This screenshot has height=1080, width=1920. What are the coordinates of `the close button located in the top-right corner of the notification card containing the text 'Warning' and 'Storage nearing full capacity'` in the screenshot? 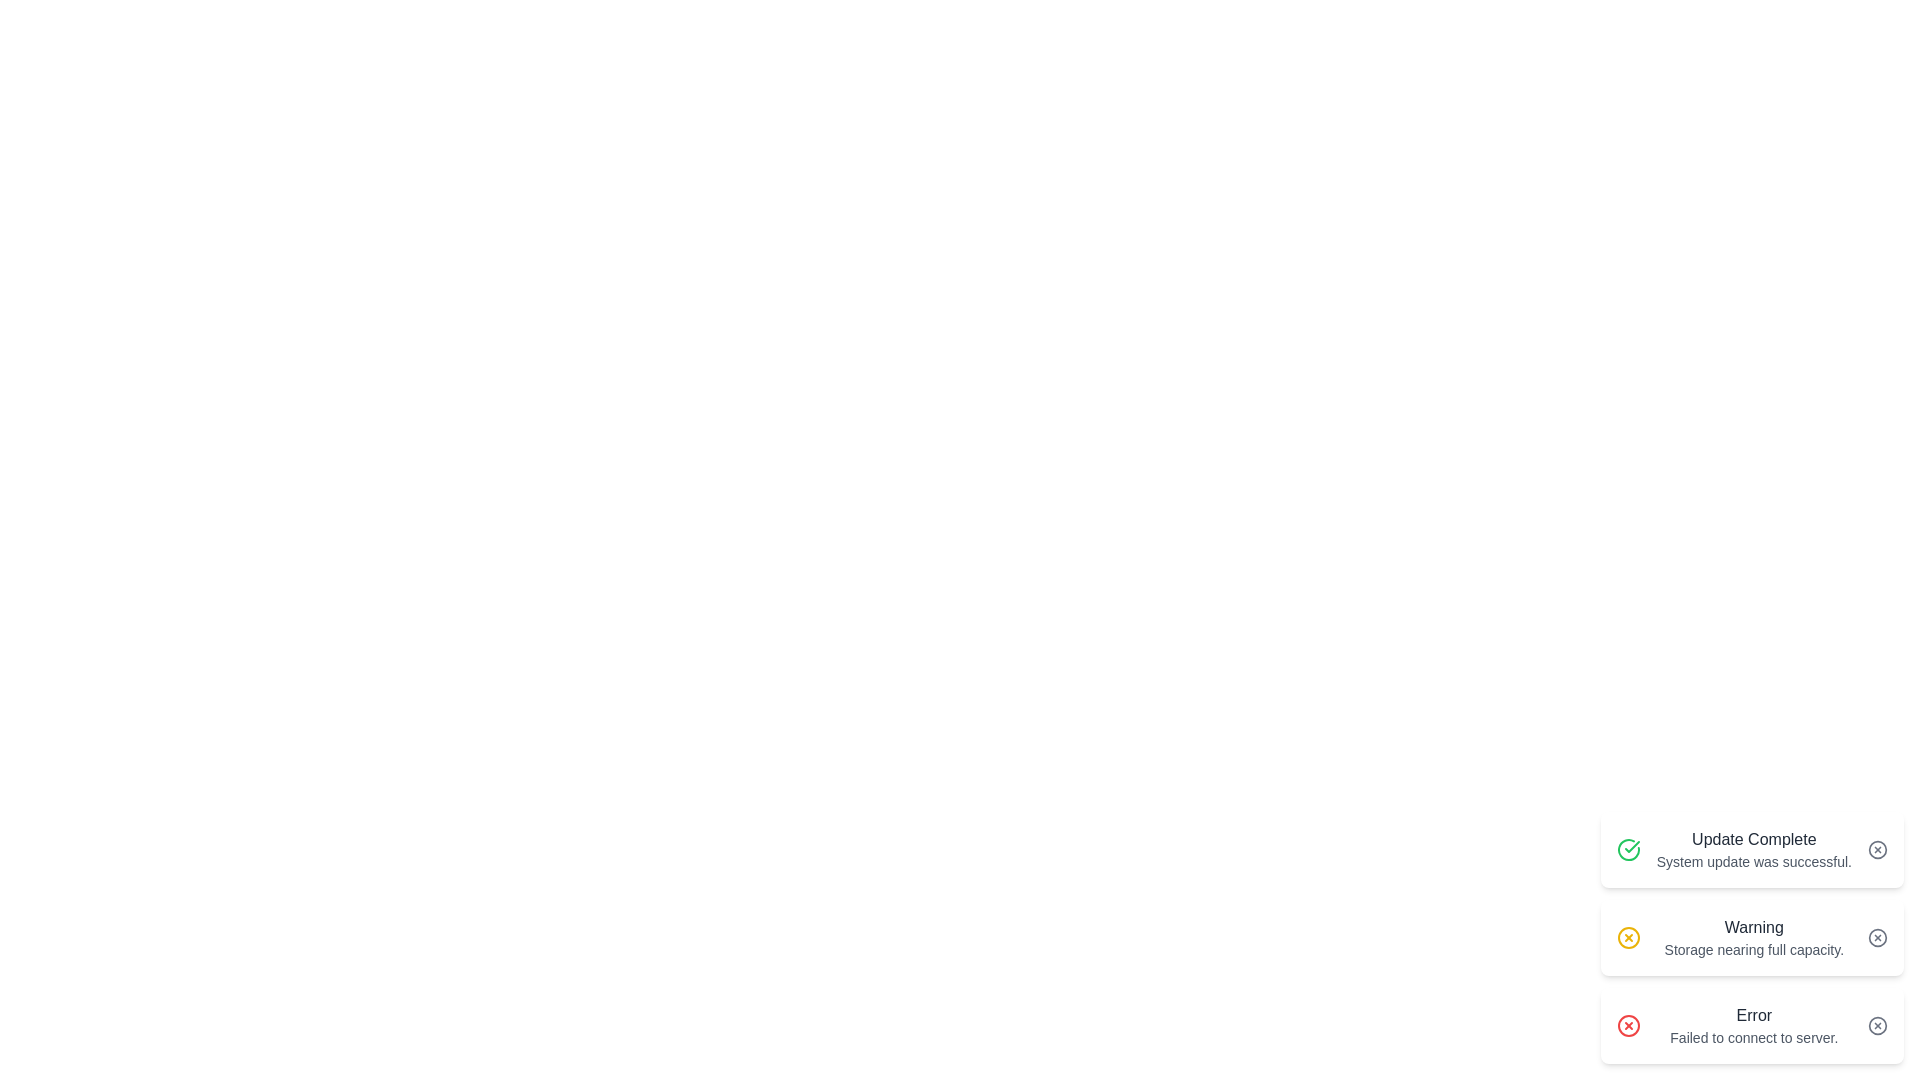 It's located at (1876, 937).